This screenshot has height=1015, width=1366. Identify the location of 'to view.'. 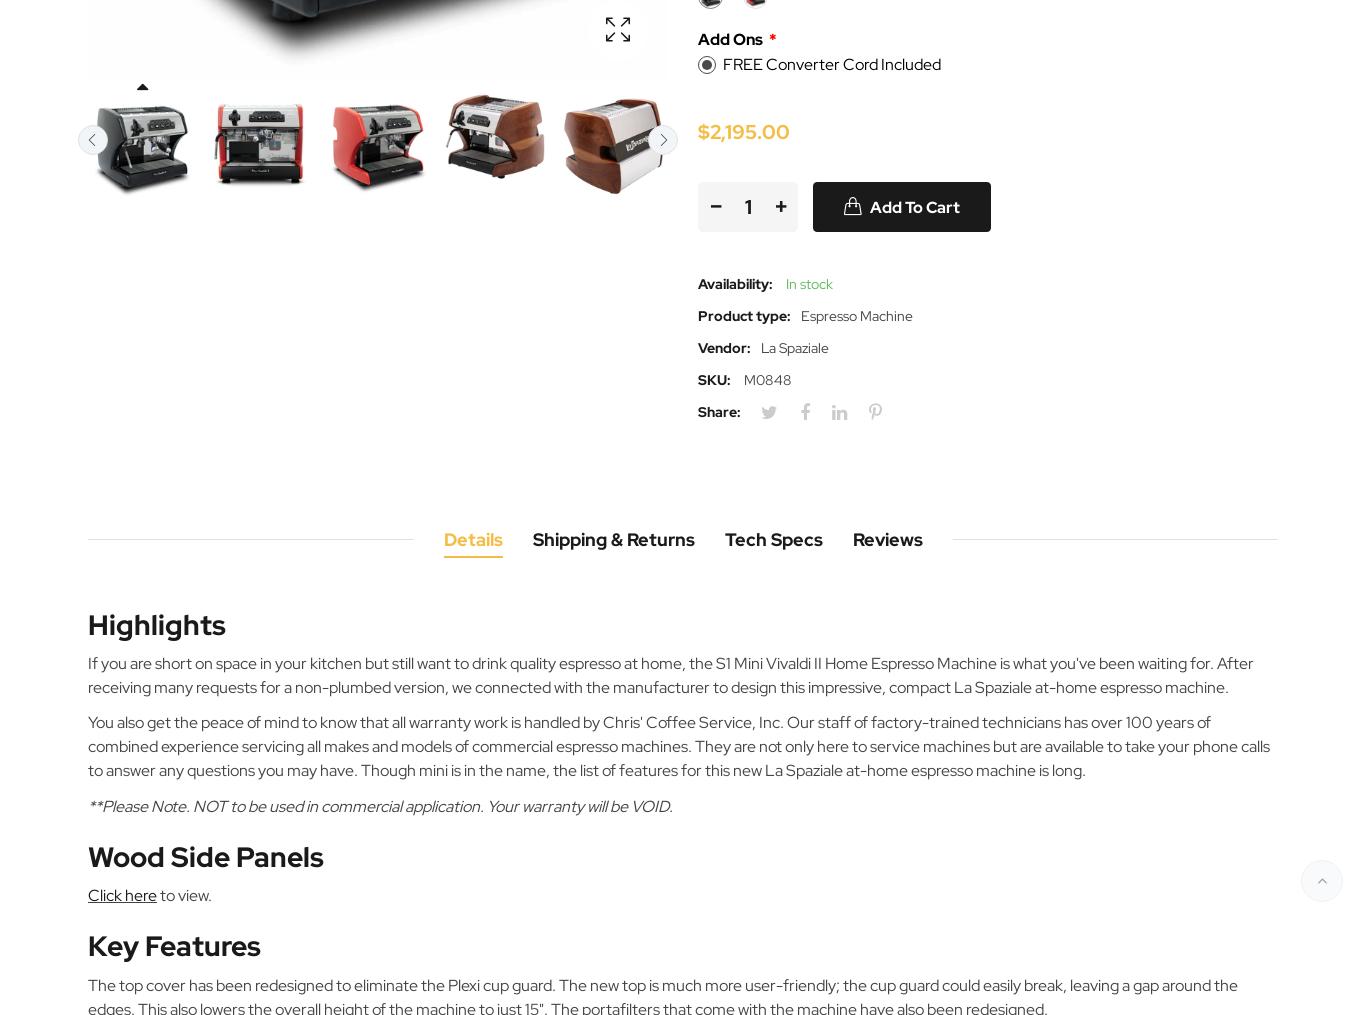
(185, 894).